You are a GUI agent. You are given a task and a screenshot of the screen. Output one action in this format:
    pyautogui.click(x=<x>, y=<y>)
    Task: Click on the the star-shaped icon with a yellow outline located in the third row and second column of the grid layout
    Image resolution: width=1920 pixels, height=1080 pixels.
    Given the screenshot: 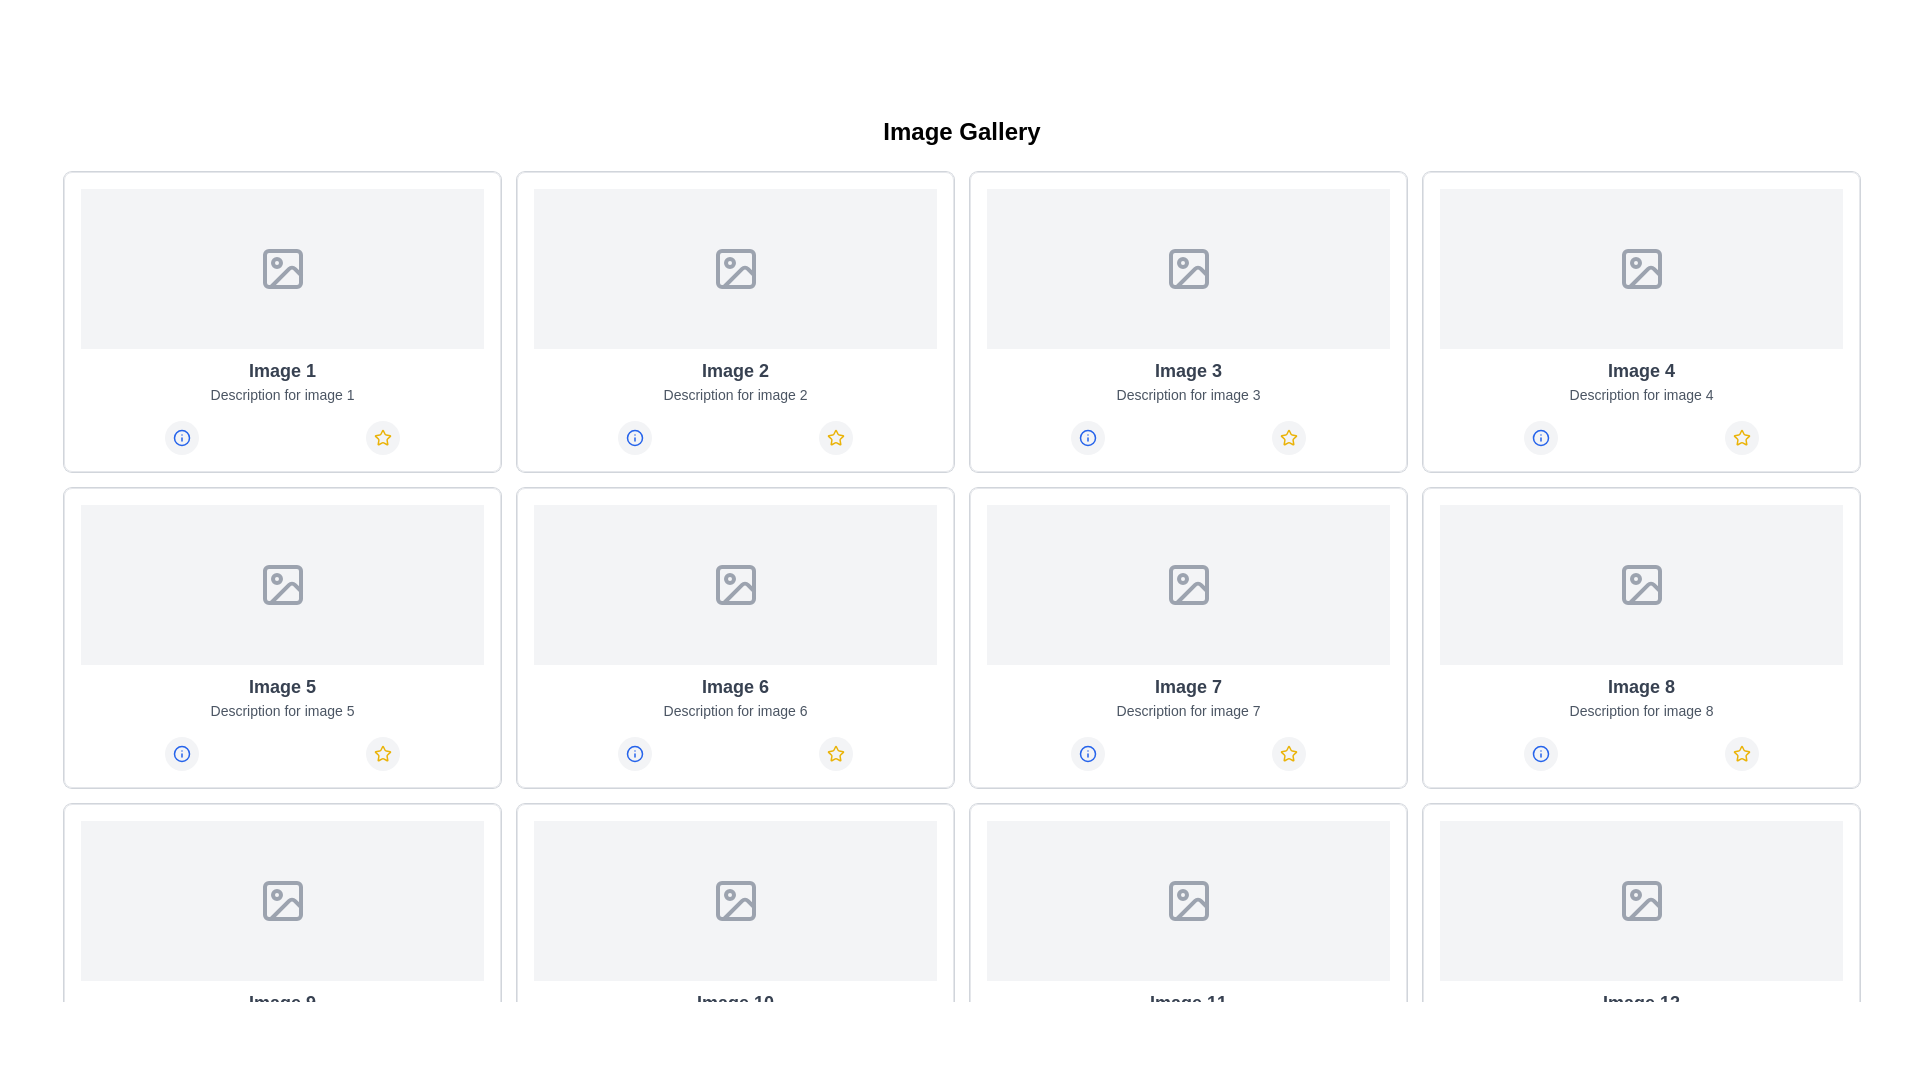 What is the action you would take?
    pyautogui.click(x=836, y=753)
    